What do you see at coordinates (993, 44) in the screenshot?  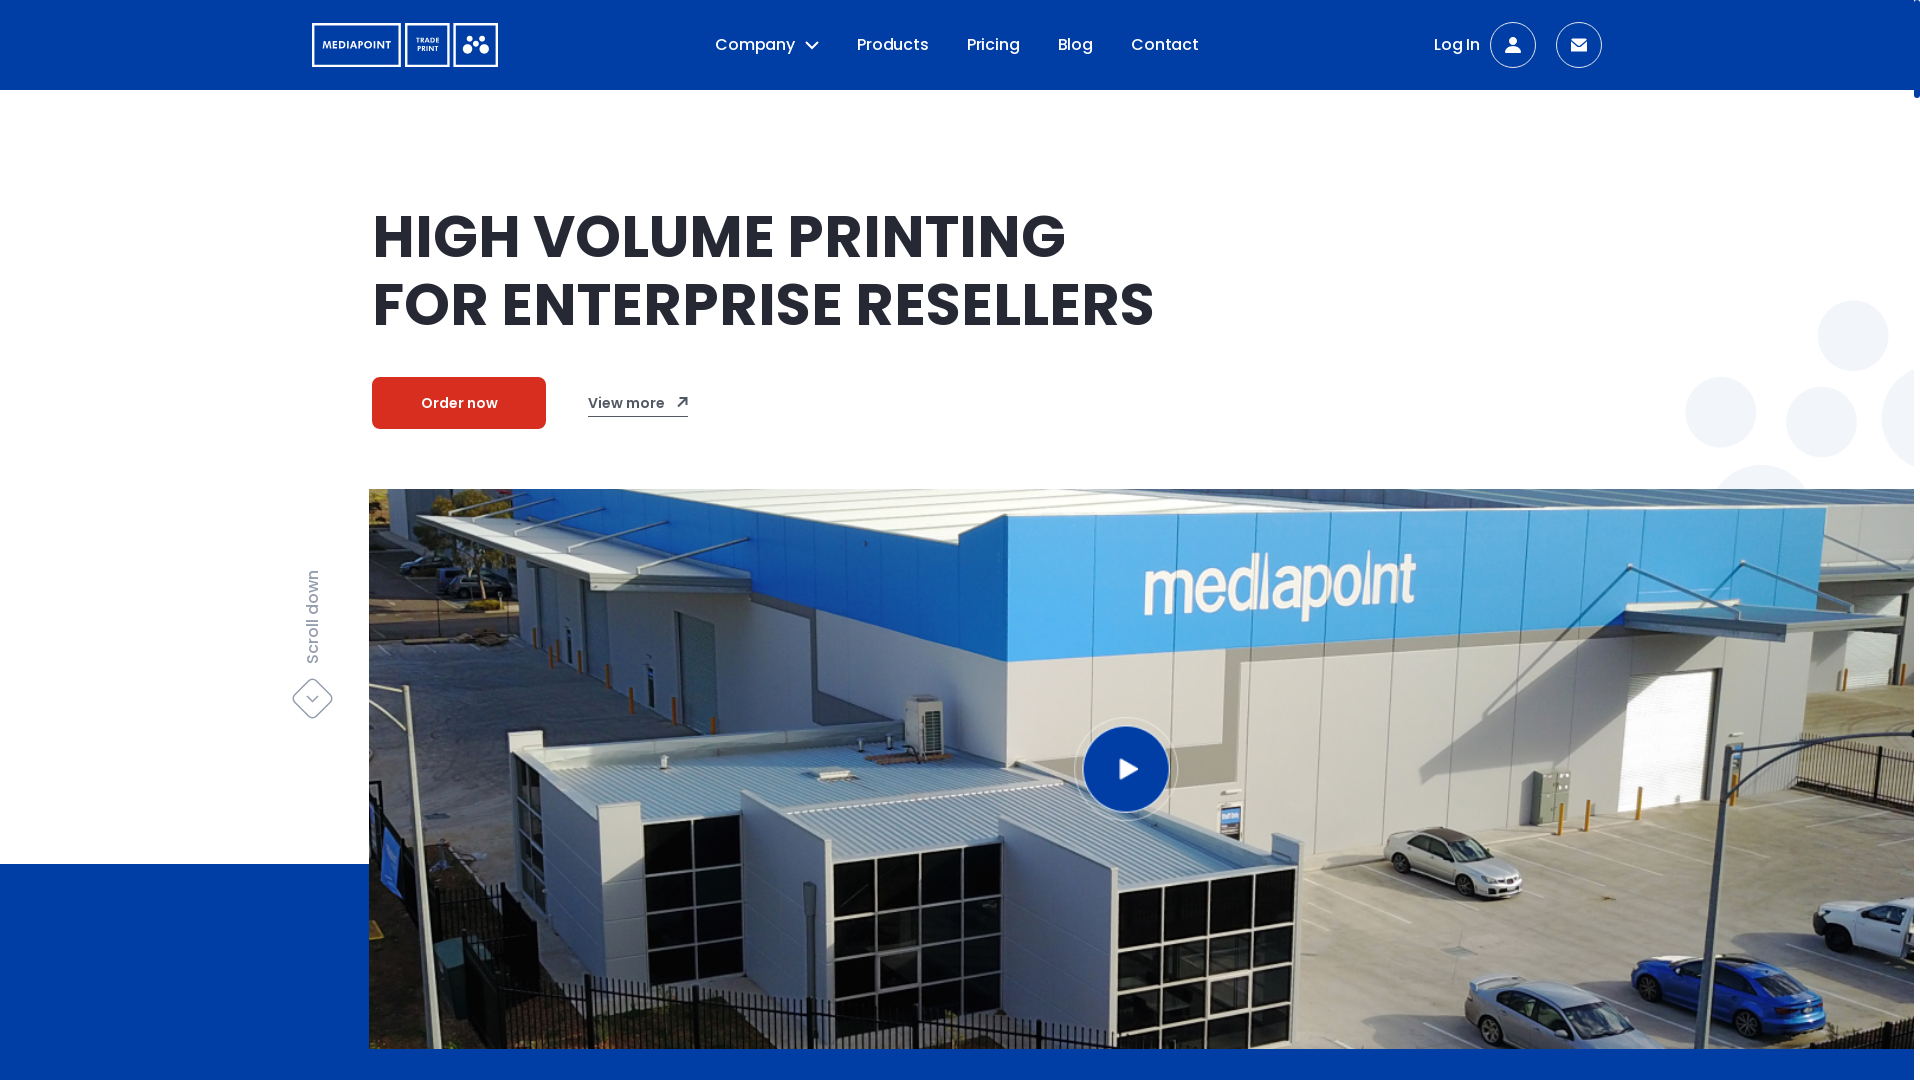 I see `'Pricing'` at bounding box center [993, 44].